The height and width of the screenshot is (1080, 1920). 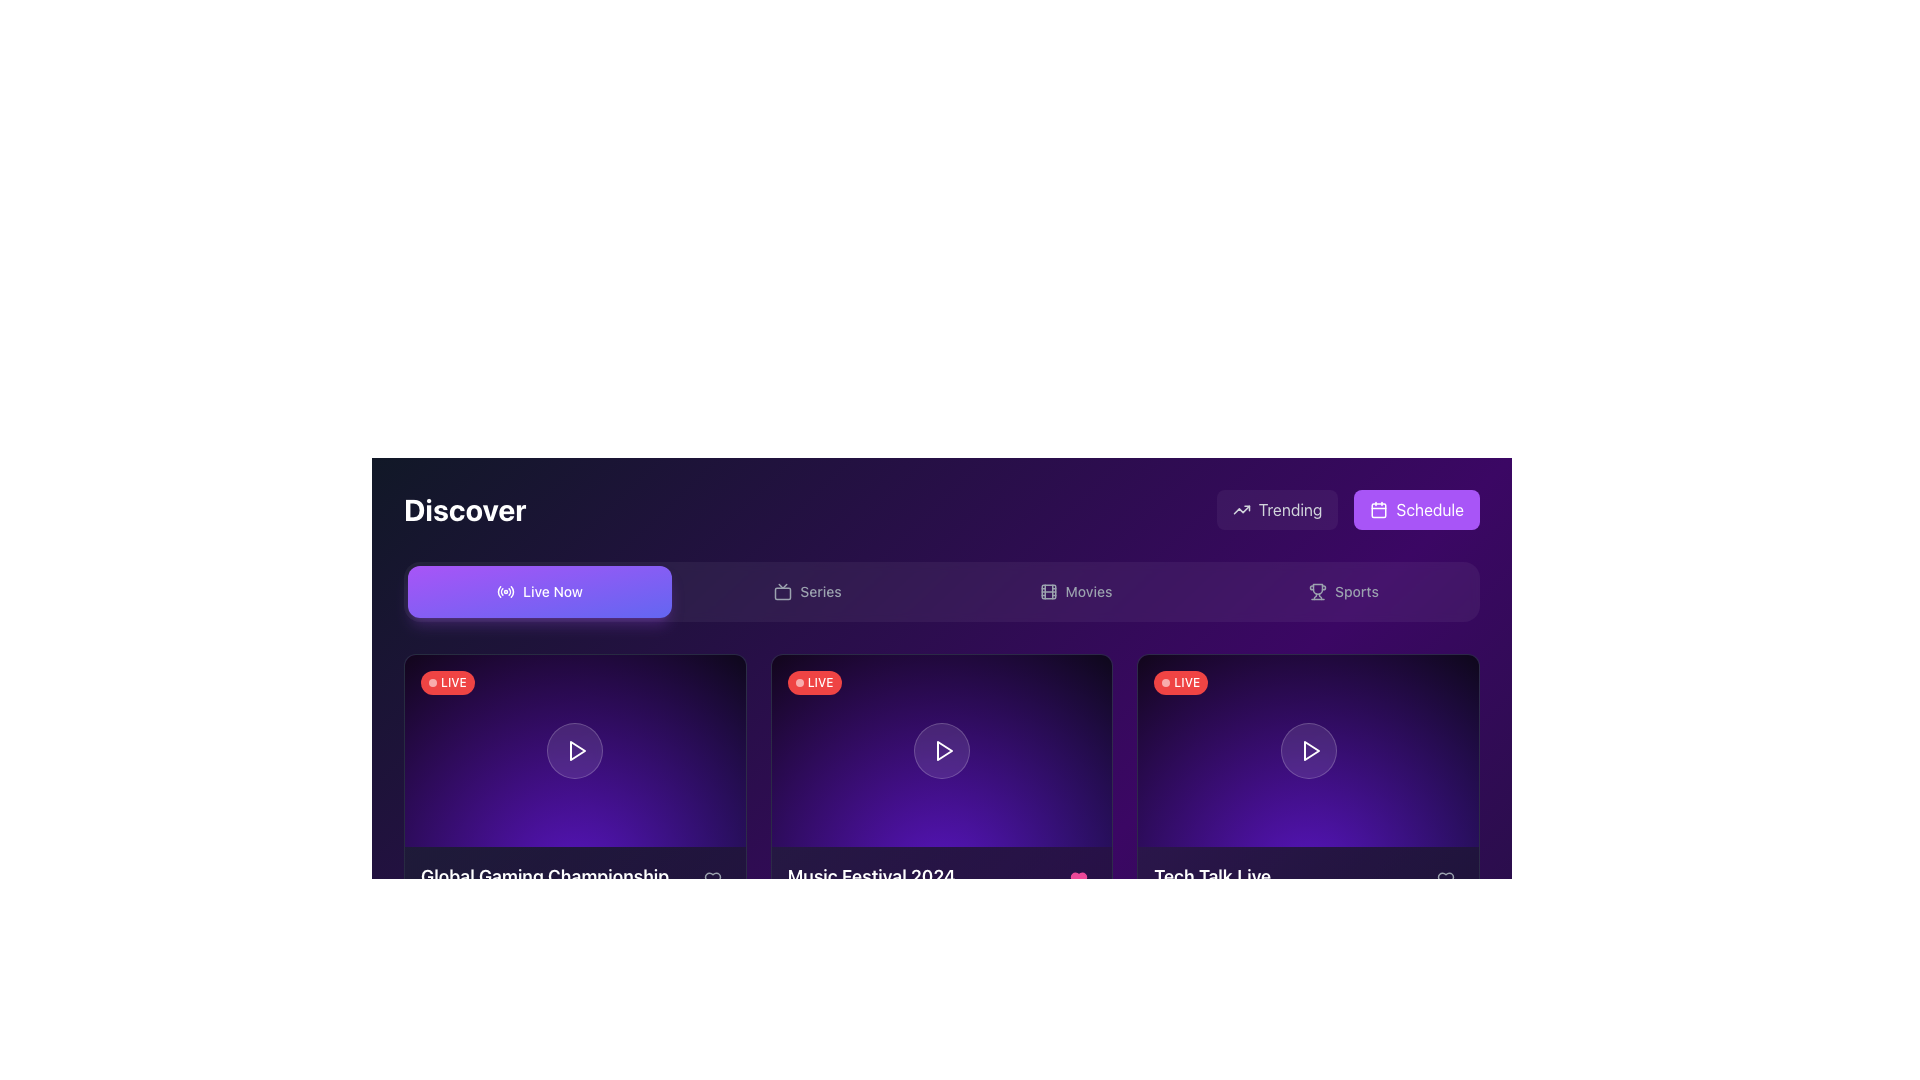 I want to click on the heart icon located at the bottom-right corner of the 'Tech Talk Live' card to like or favorite the associated content, so click(x=1445, y=878).